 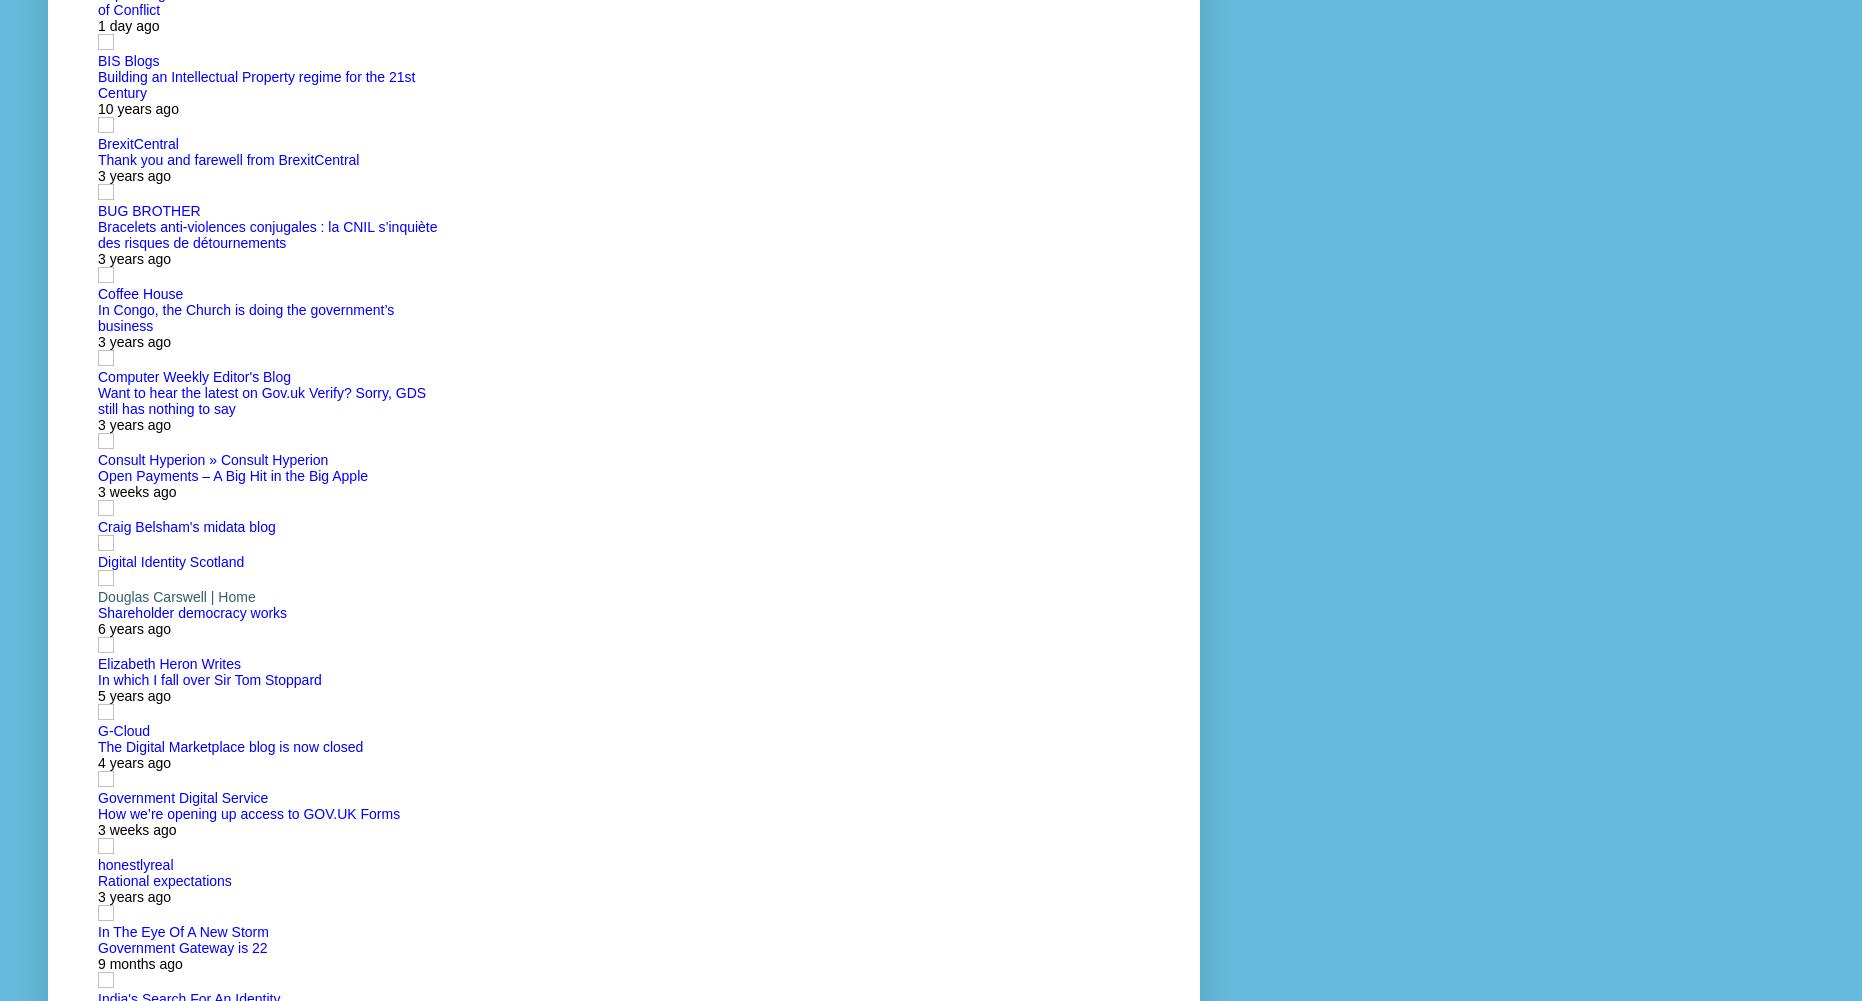 What do you see at coordinates (230, 747) in the screenshot?
I see `'The Digital Marketplace blog is now closed'` at bounding box center [230, 747].